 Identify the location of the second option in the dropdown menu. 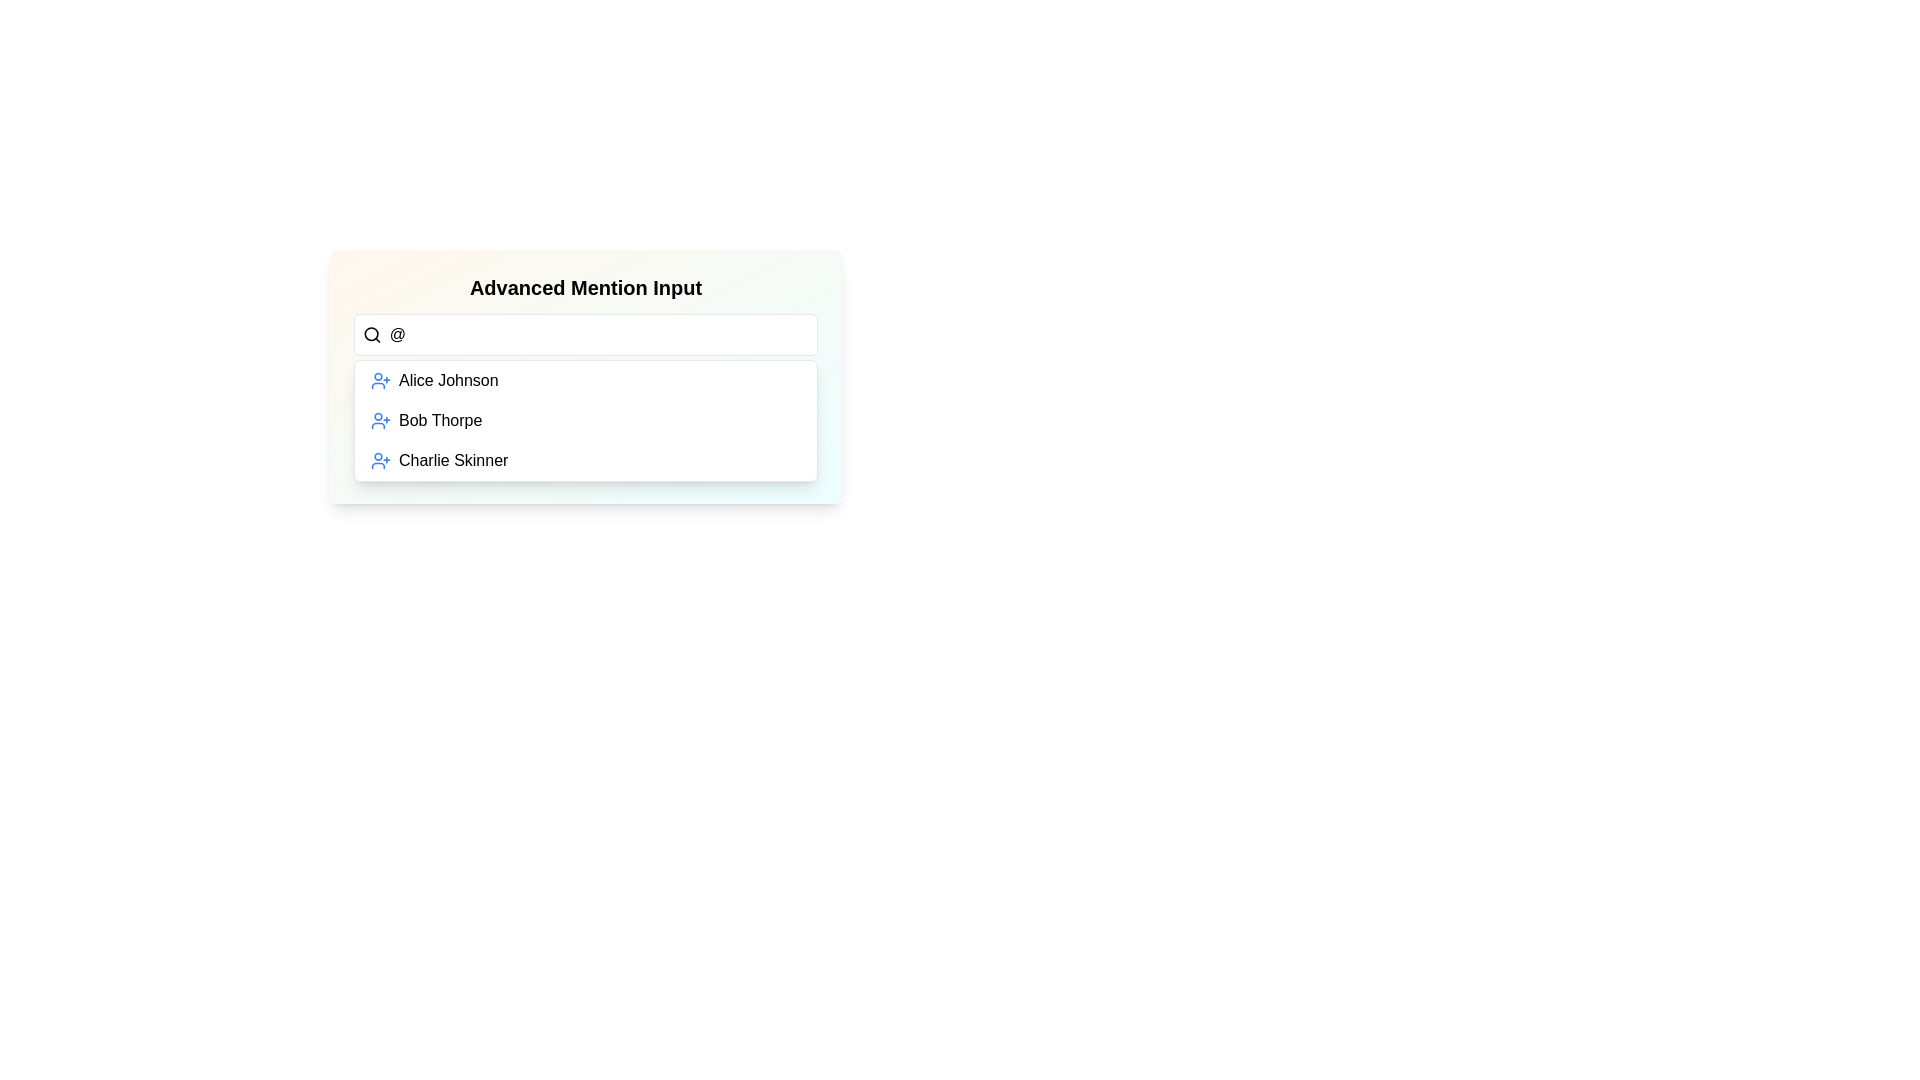
(584, 419).